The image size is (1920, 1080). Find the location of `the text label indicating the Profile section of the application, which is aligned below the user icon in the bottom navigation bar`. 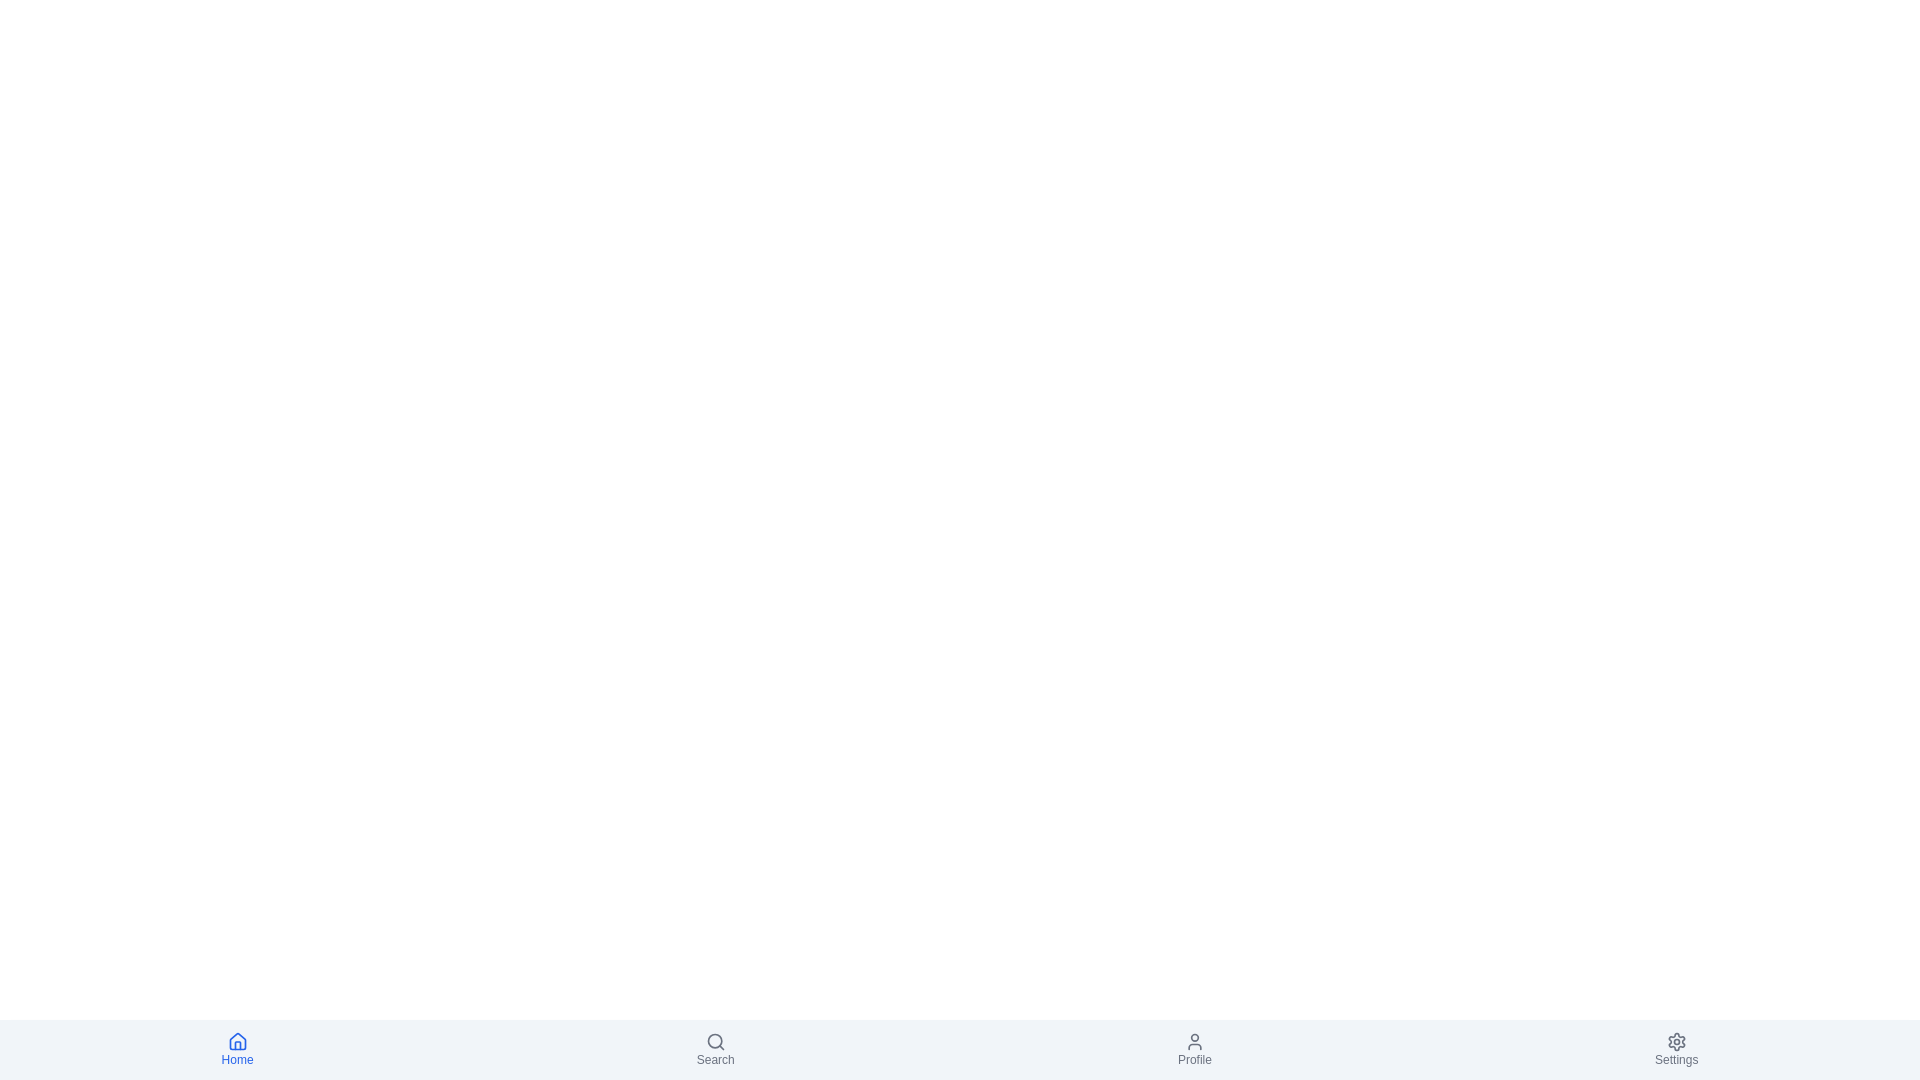

the text label indicating the Profile section of the application, which is aligned below the user icon in the bottom navigation bar is located at coordinates (1194, 1059).